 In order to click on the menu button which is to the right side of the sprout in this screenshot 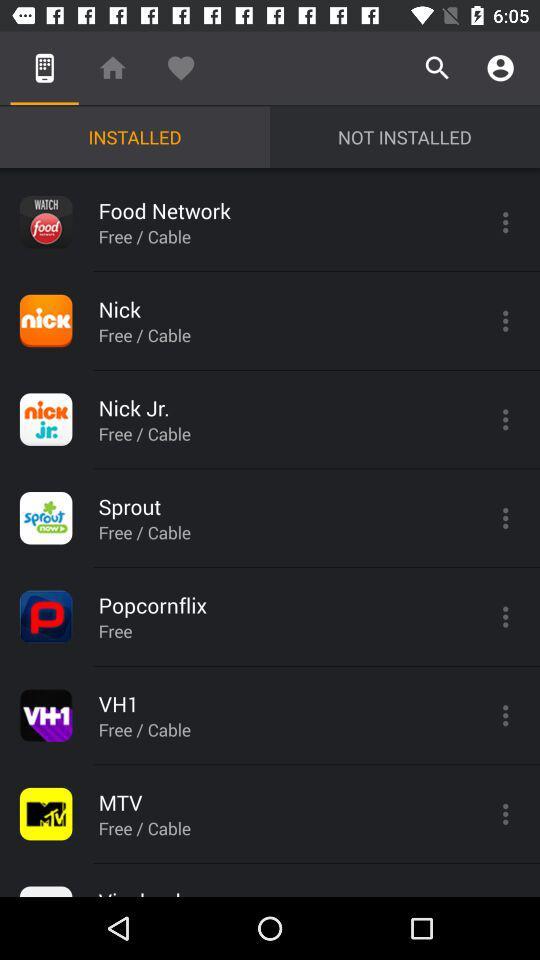, I will do `click(504, 517)`.